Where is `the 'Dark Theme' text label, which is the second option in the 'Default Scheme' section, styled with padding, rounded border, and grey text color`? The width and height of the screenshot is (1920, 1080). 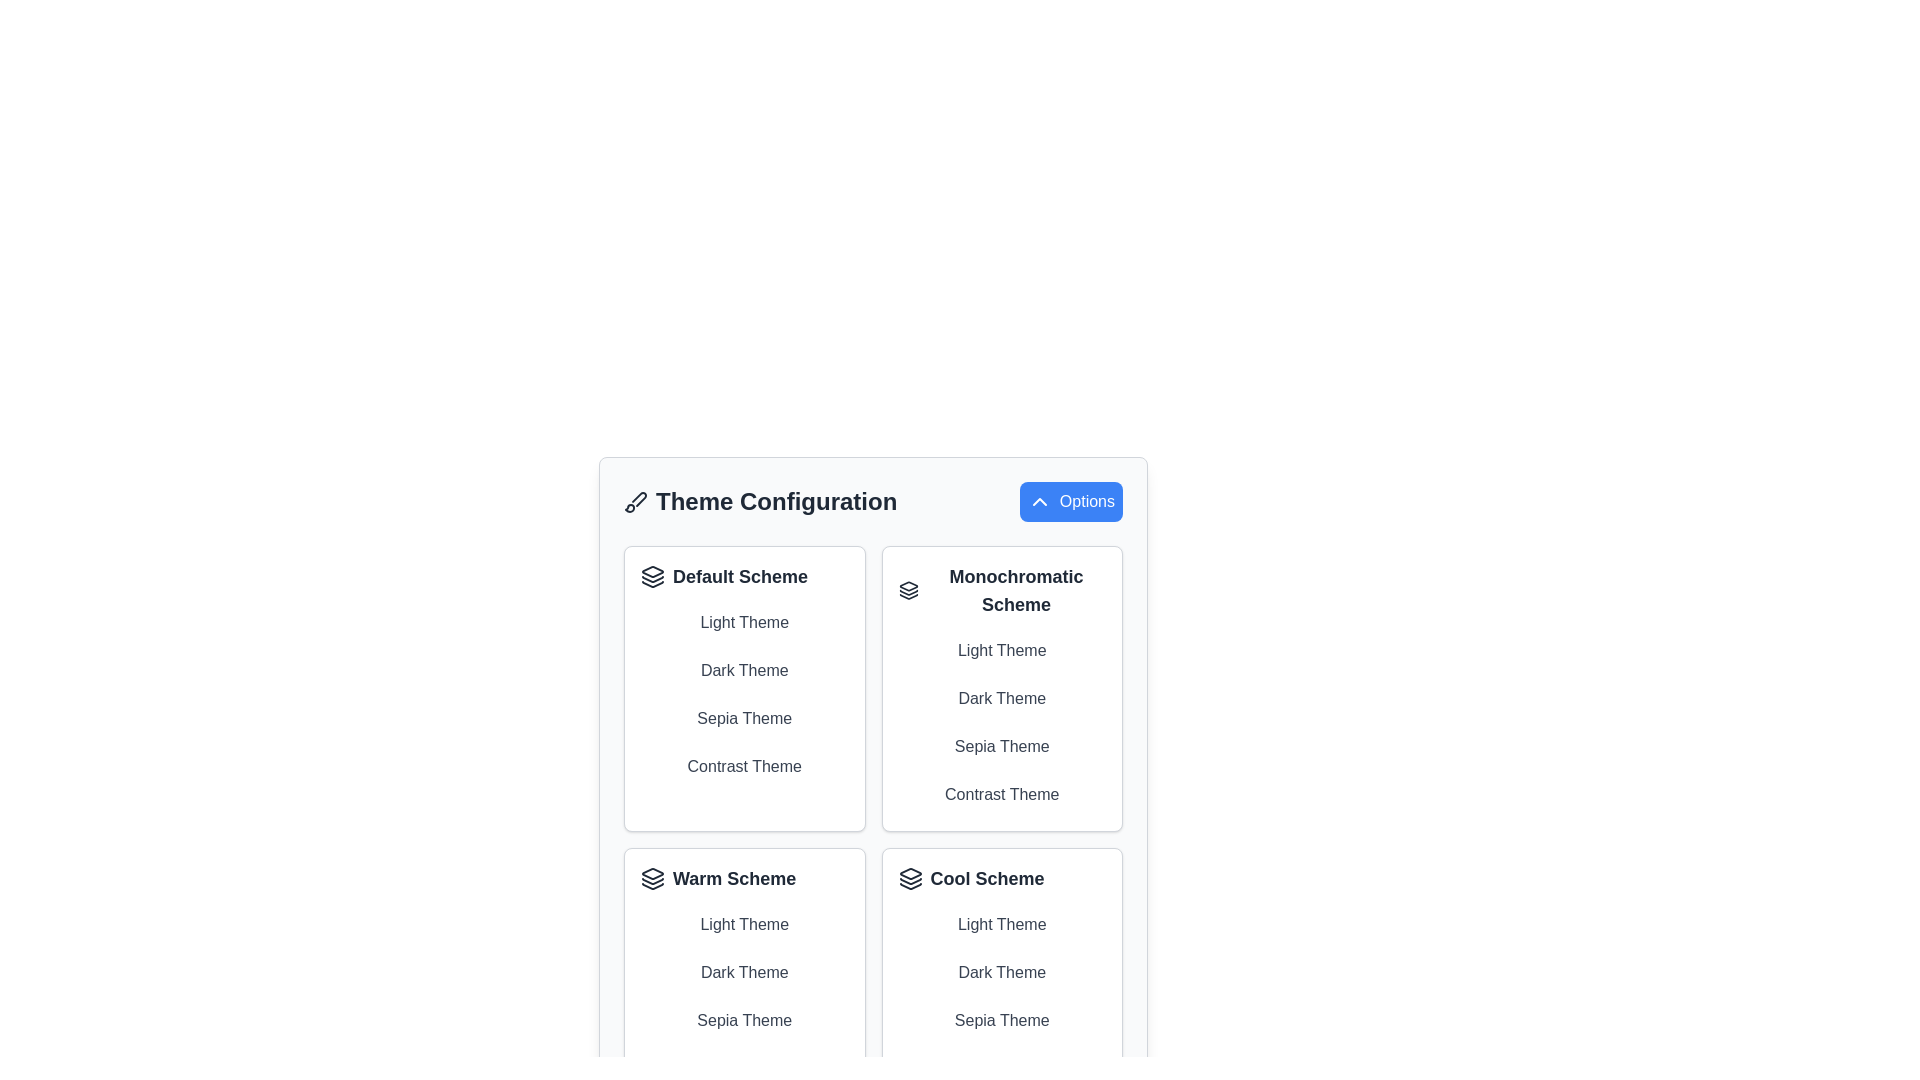 the 'Dark Theme' text label, which is the second option in the 'Default Scheme' section, styled with padding, rounded border, and grey text color is located at coordinates (743, 671).